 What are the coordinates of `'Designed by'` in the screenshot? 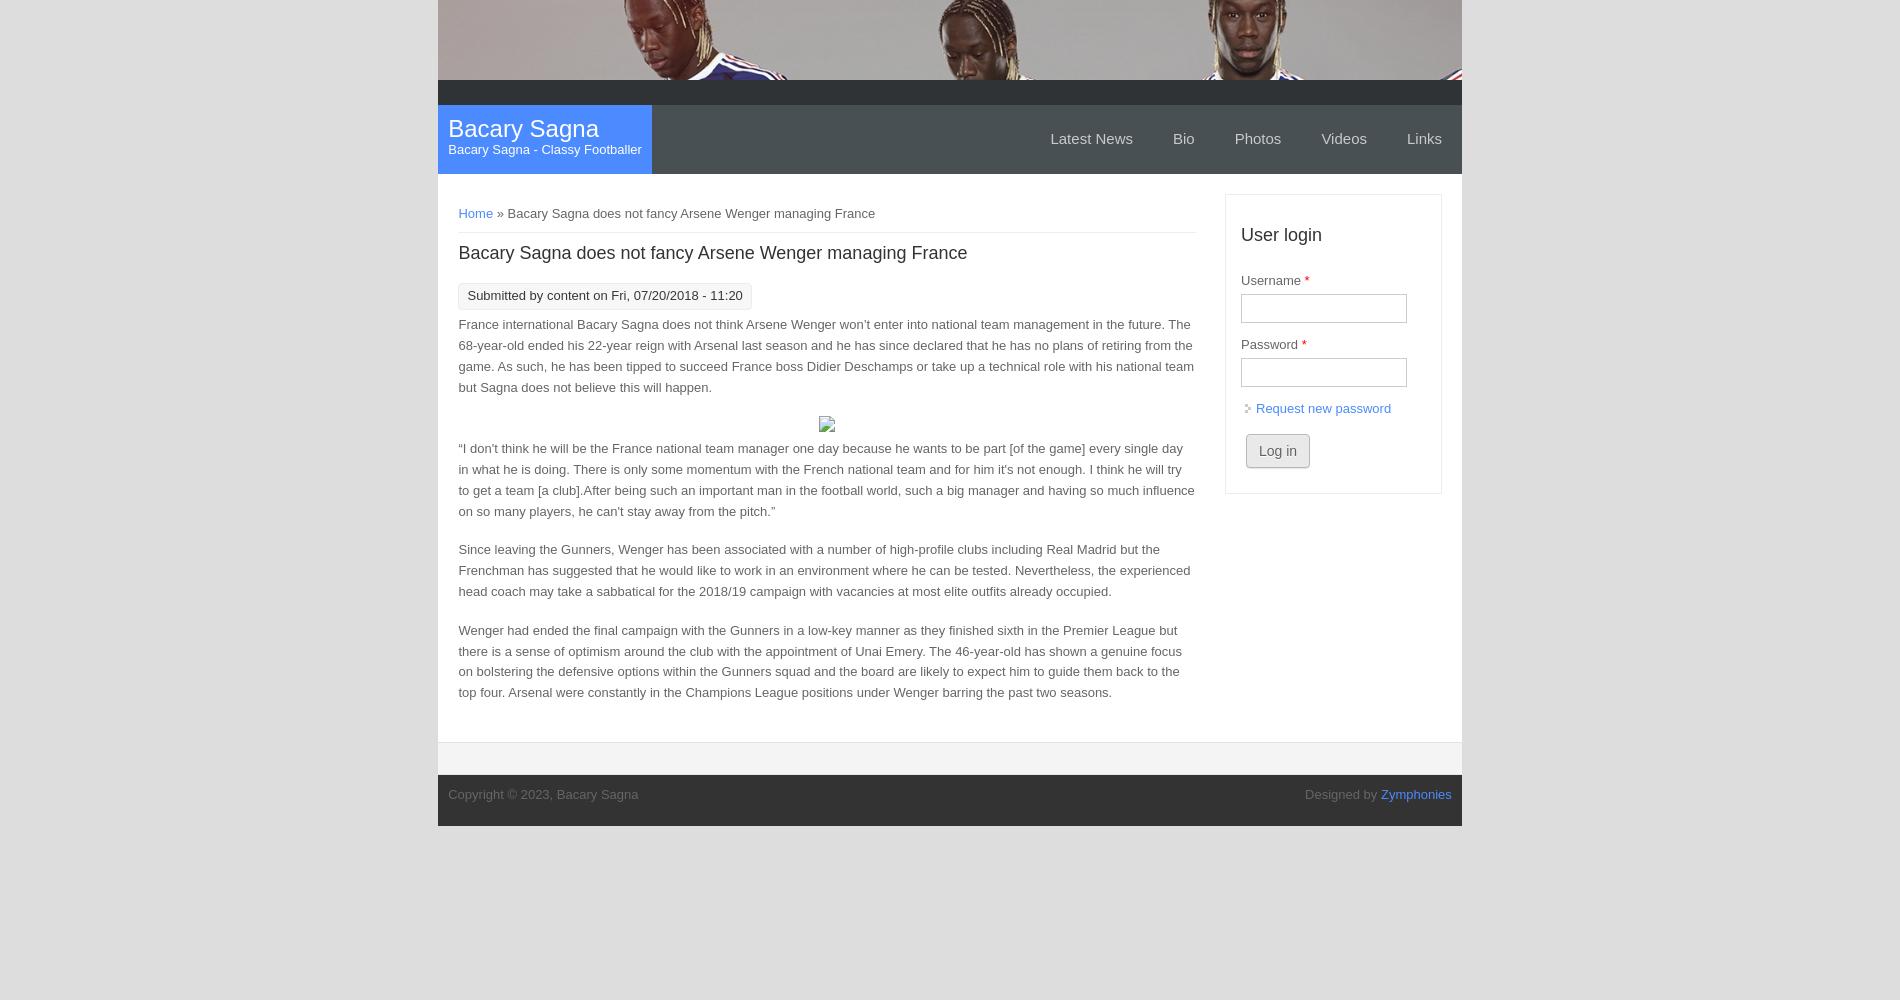 It's located at (1341, 793).